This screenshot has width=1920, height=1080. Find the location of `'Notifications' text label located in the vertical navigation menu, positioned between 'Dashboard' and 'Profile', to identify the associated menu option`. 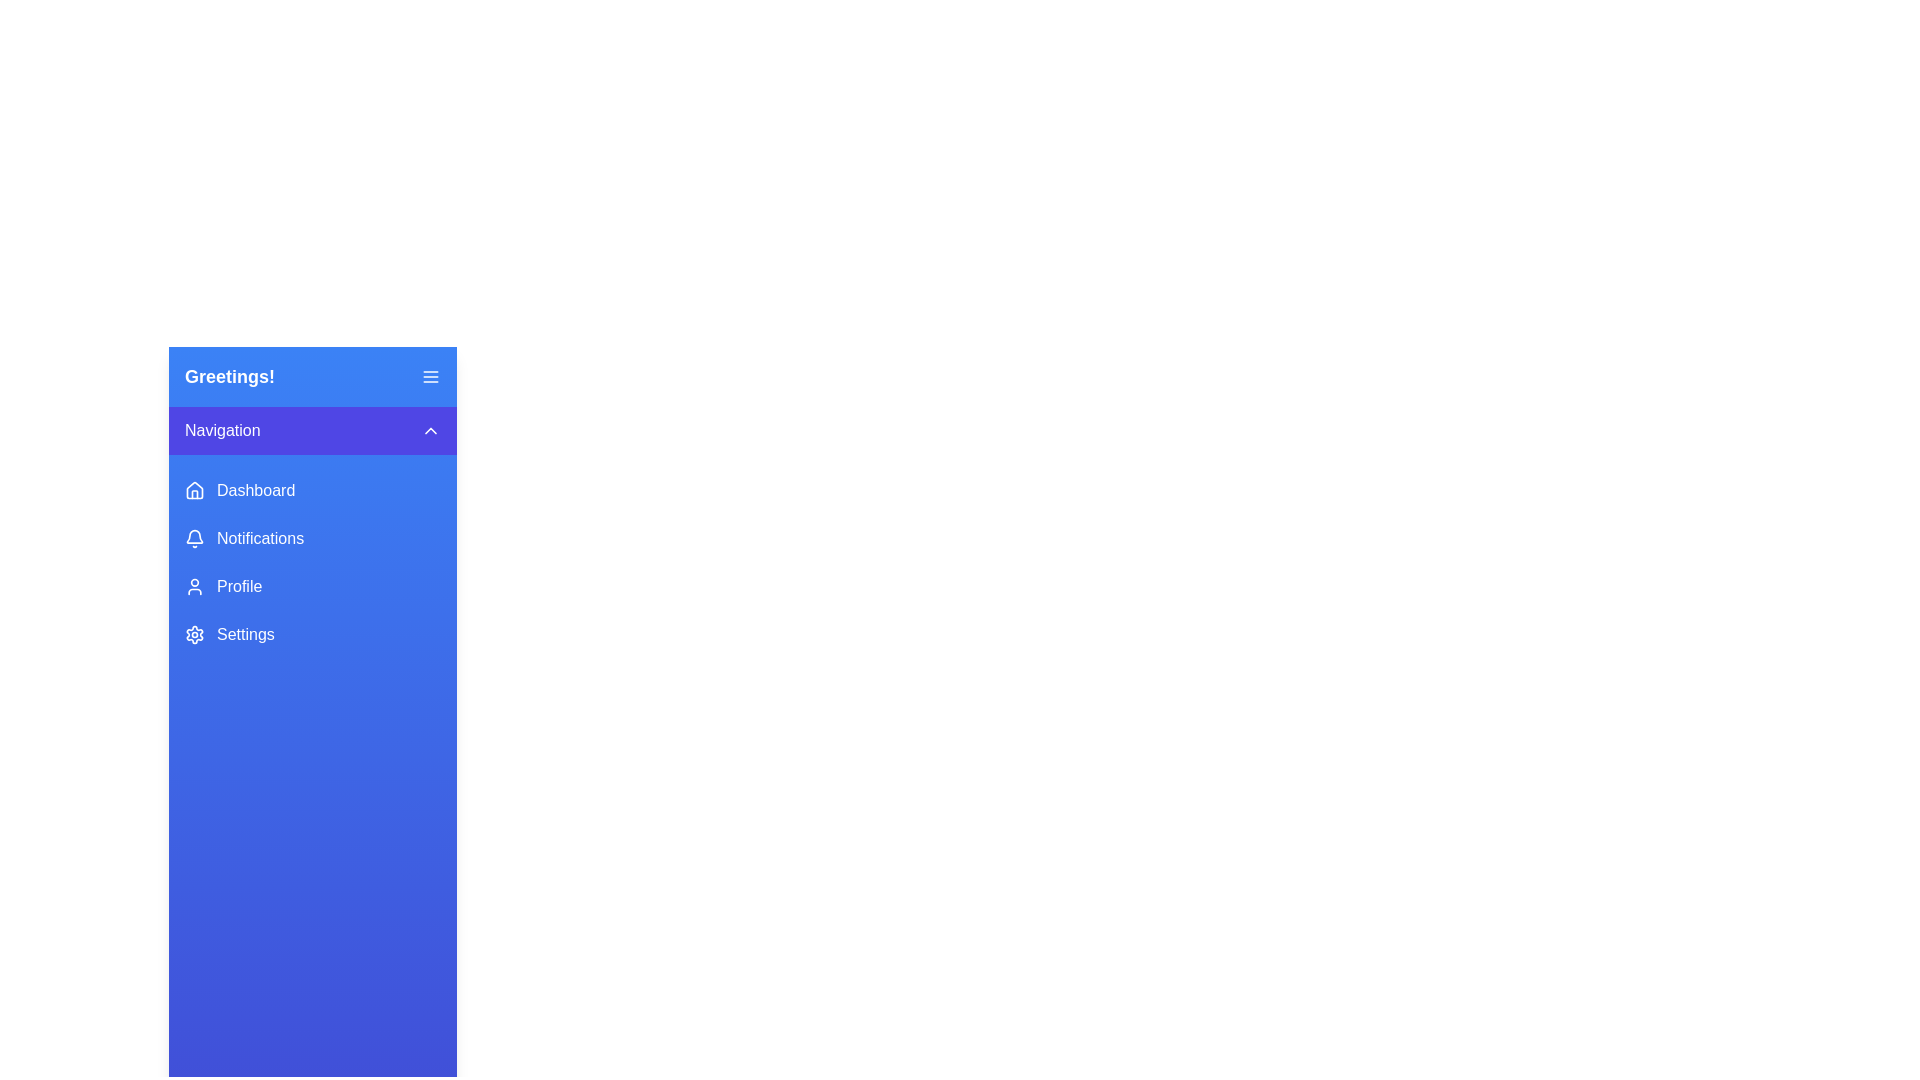

'Notifications' text label located in the vertical navigation menu, positioned between 'Dashboard' and 'Profile', to identify the associated menu option is located at coordinates (259, 538).